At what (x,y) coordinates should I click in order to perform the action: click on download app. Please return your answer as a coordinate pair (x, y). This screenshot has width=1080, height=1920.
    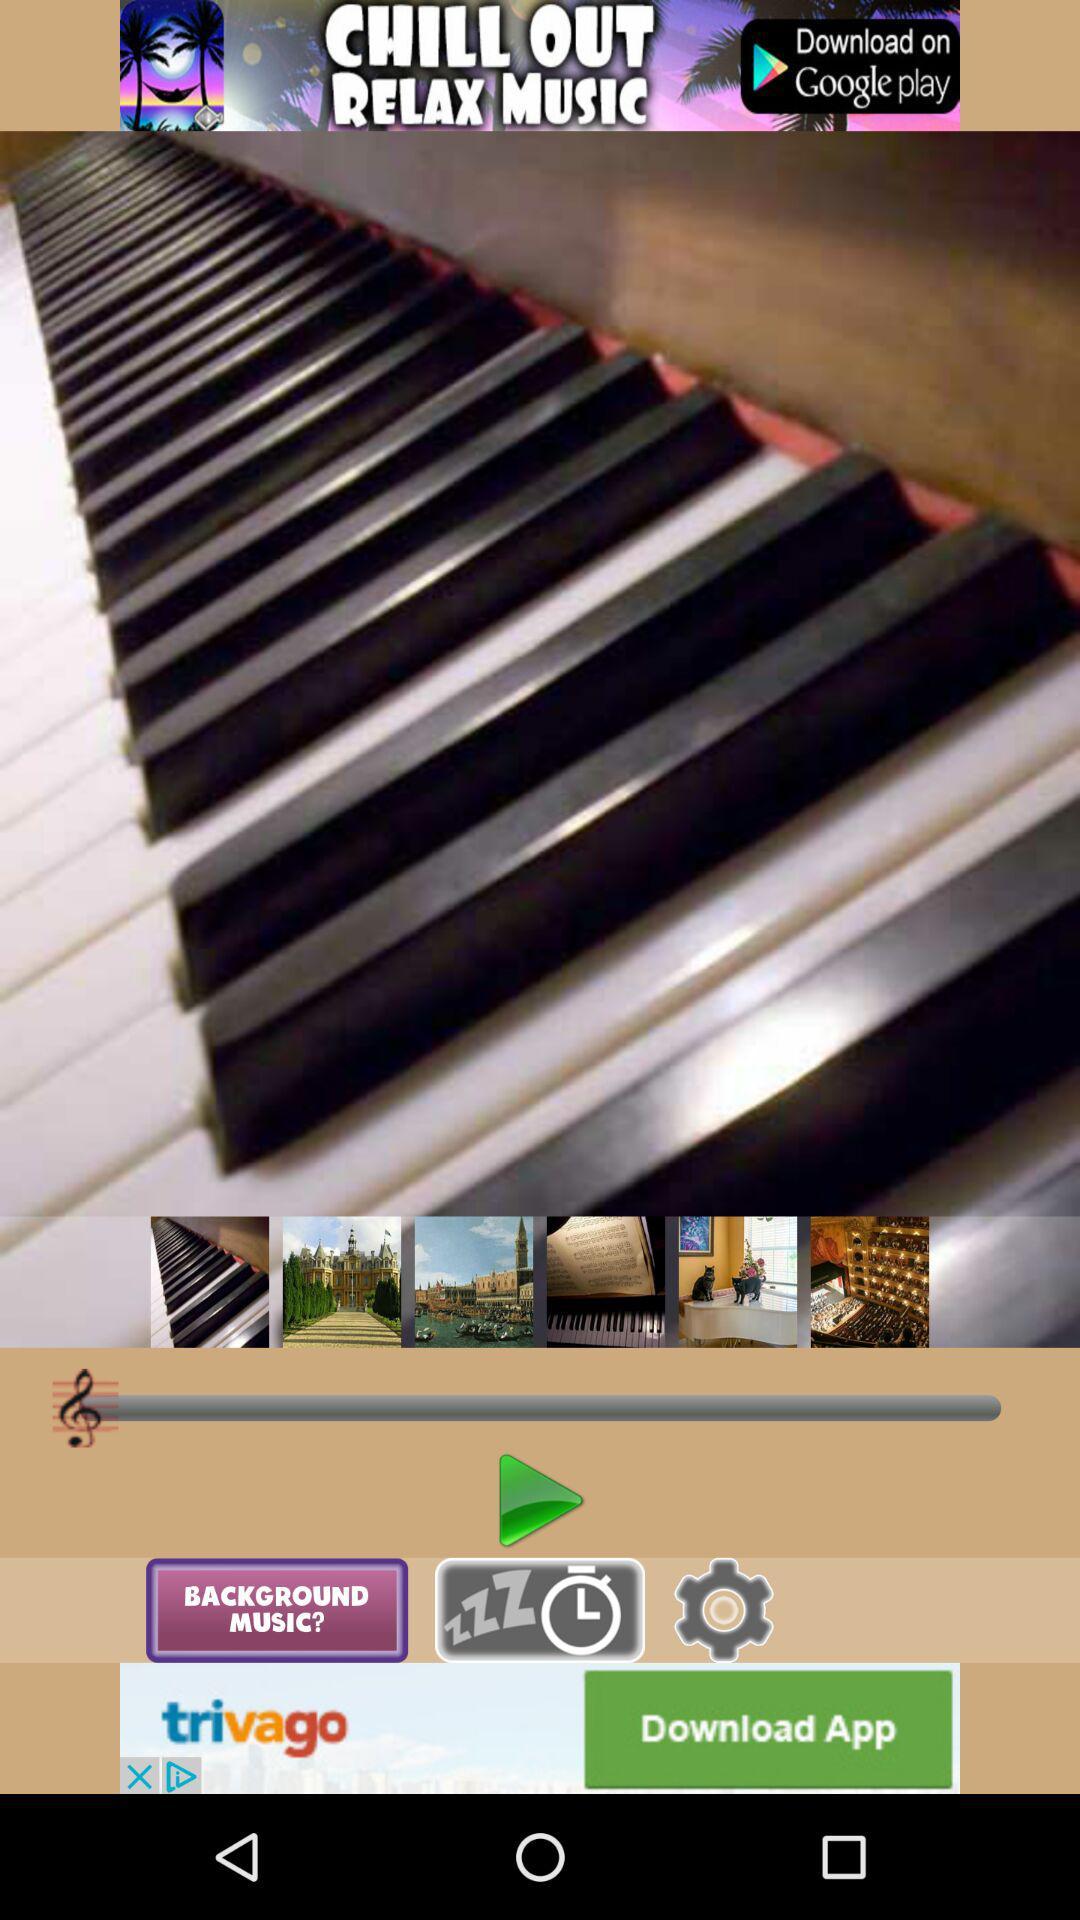
    Looking at the image, I should click on (540, 1727).